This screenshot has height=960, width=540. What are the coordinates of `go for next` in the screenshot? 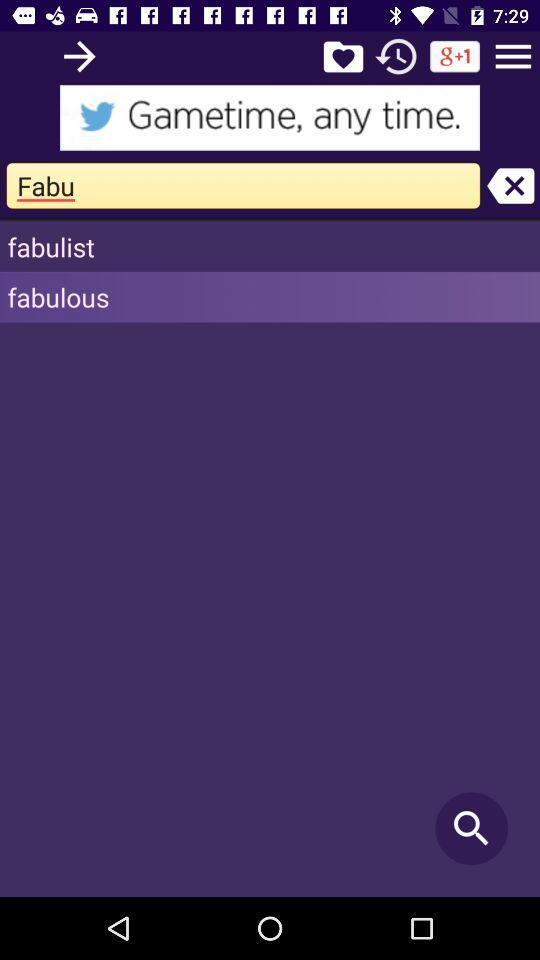 It's located at (78, 55).